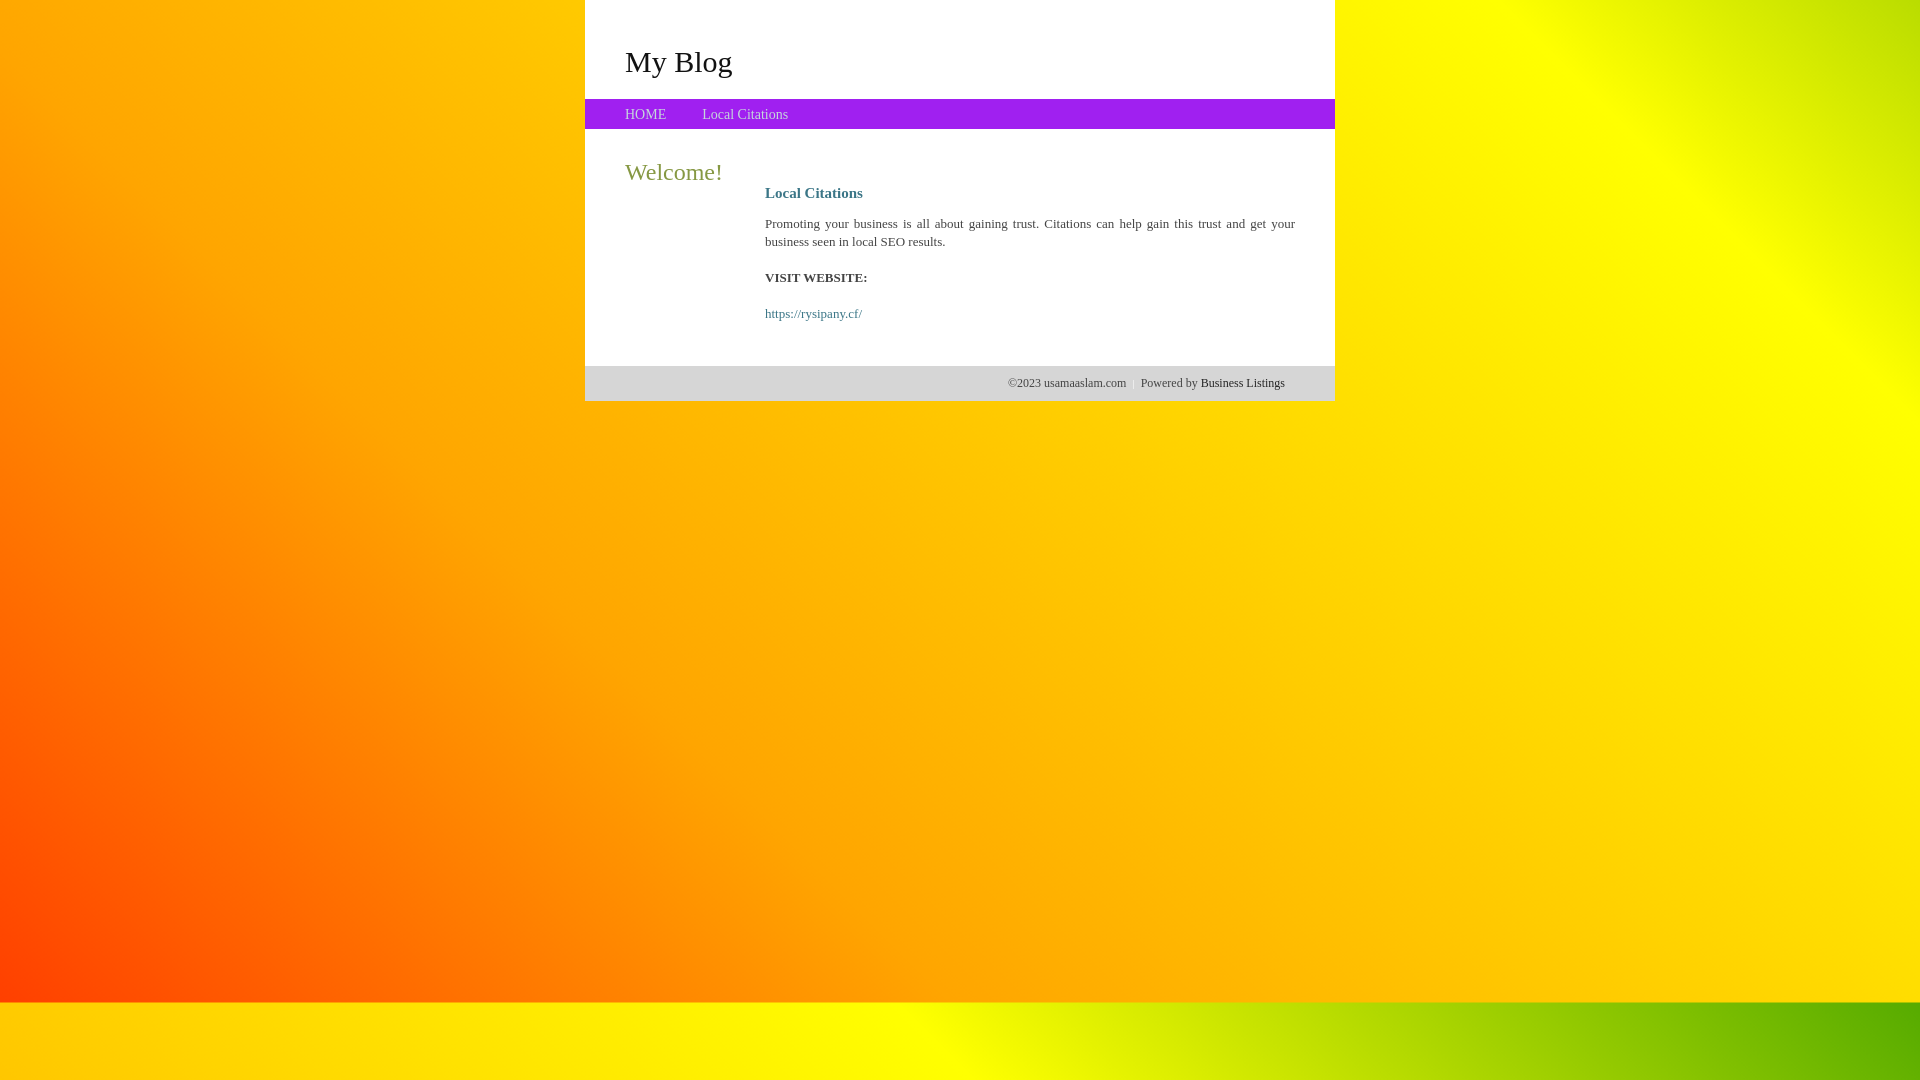 Image resolution: width=1920 pixels, height=1080 pixels. What do you see at coordinates (645, 114) in the screenshot?
I see `'HOME'` at bounding box center [645, 114].